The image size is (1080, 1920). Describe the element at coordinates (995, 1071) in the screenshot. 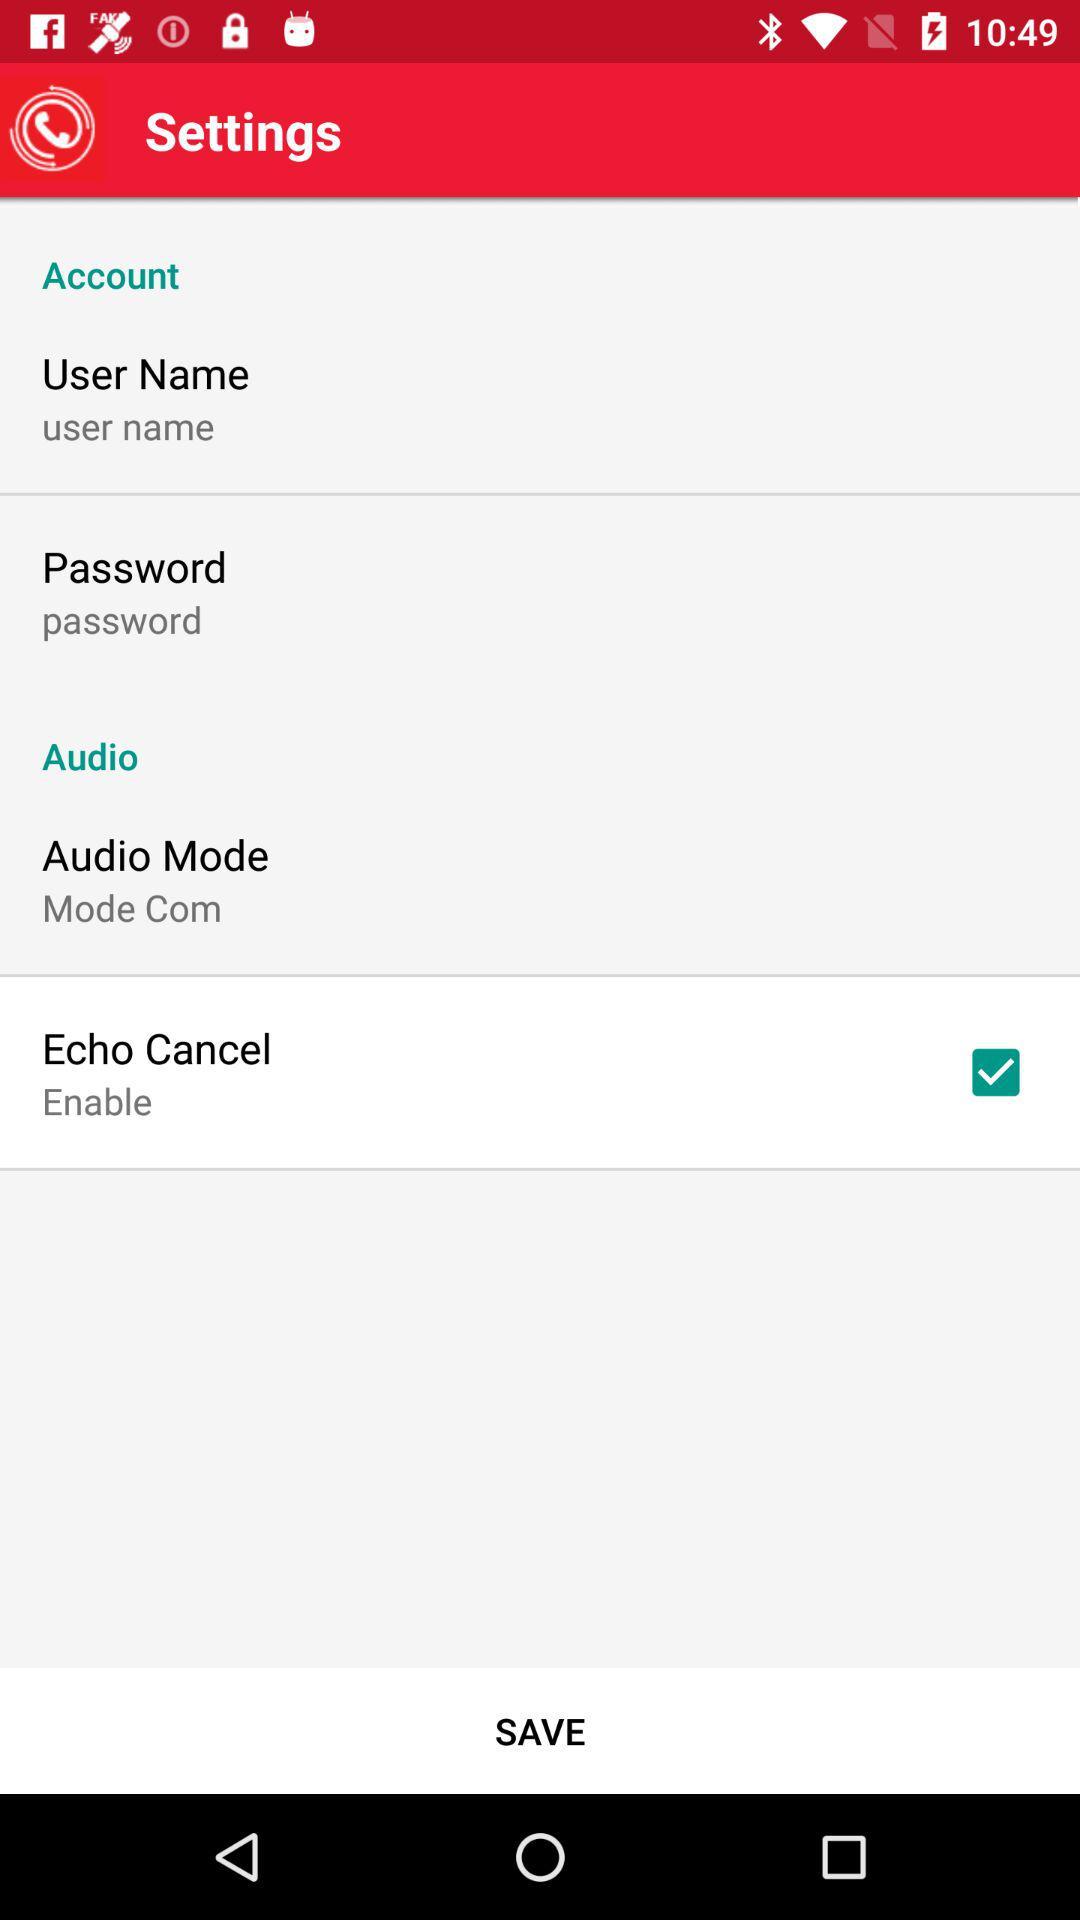

I see `app to the right of echo cancel` at that location.